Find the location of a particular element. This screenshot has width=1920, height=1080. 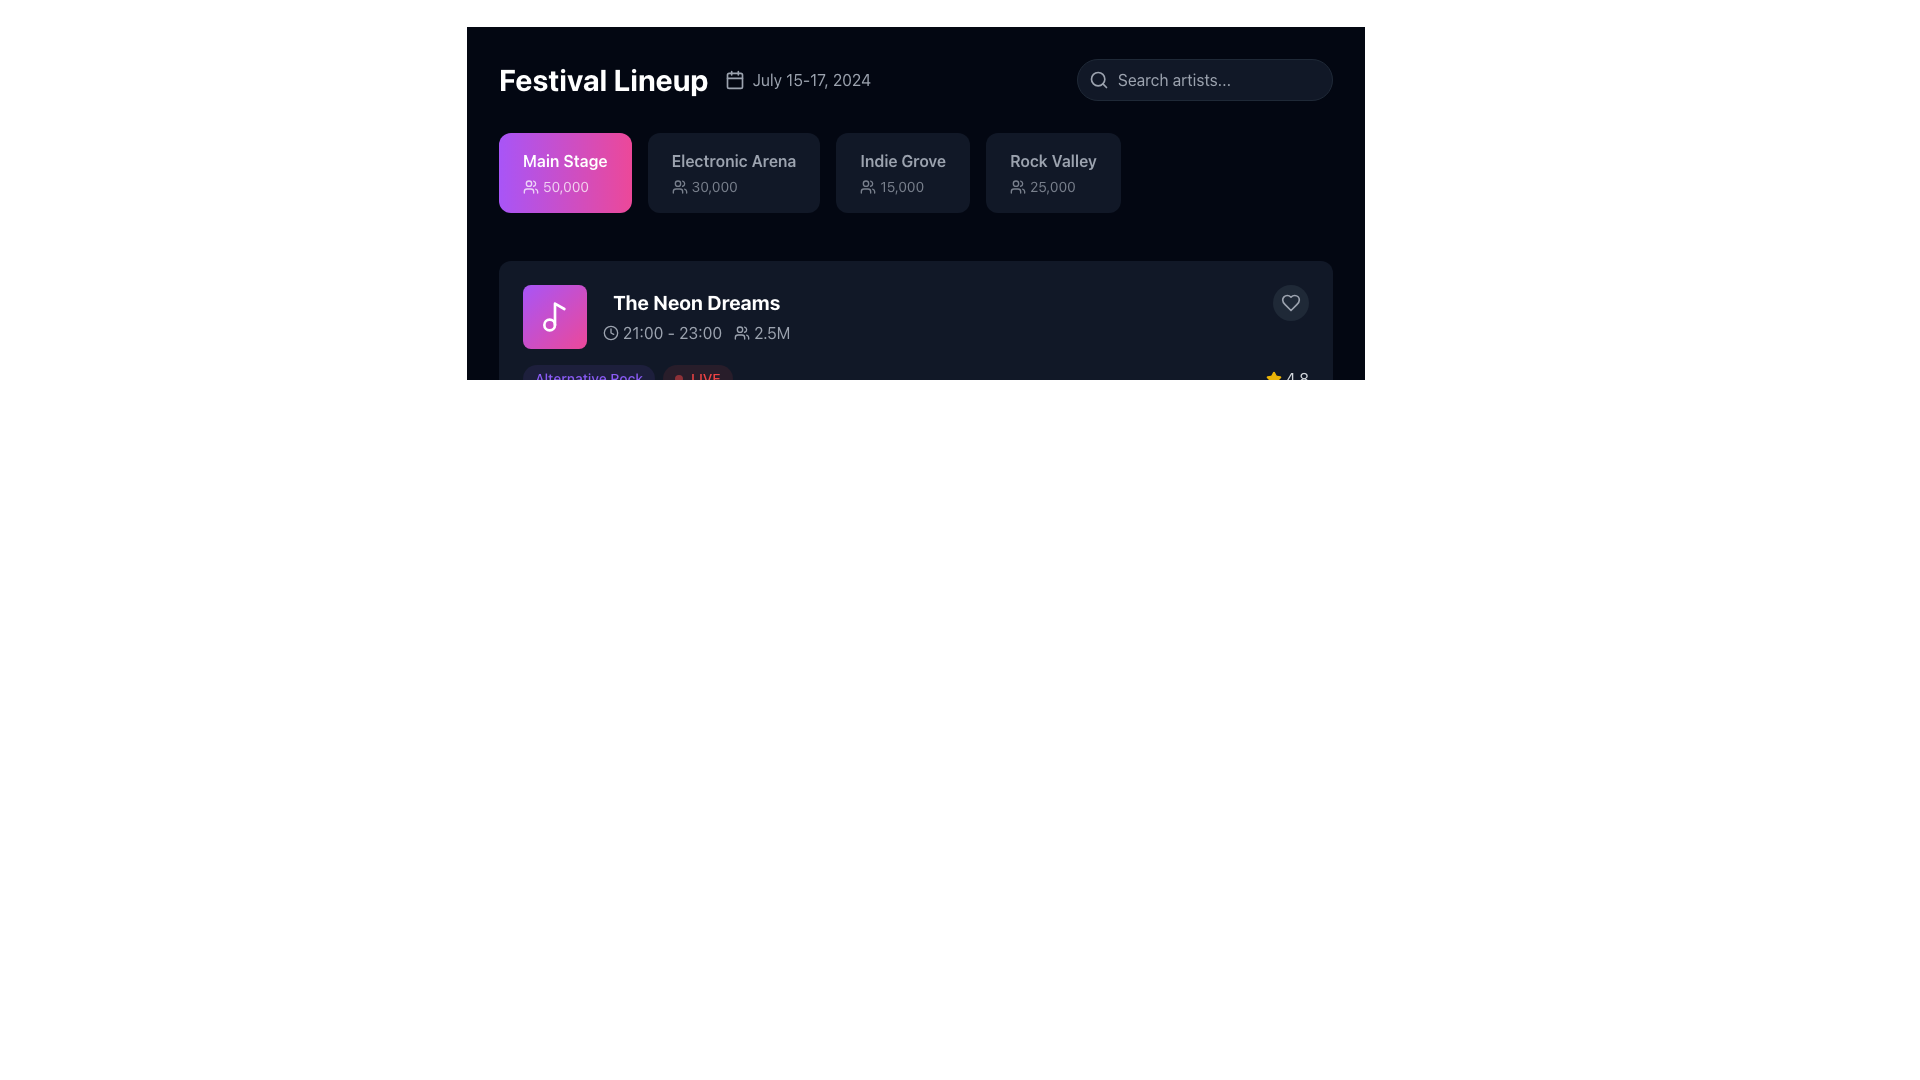

the user group icon, which is a minimalistic graphical icon resembling stylized human shapes, located to the left of the text '15,000' is located at coordinates (868, 186).